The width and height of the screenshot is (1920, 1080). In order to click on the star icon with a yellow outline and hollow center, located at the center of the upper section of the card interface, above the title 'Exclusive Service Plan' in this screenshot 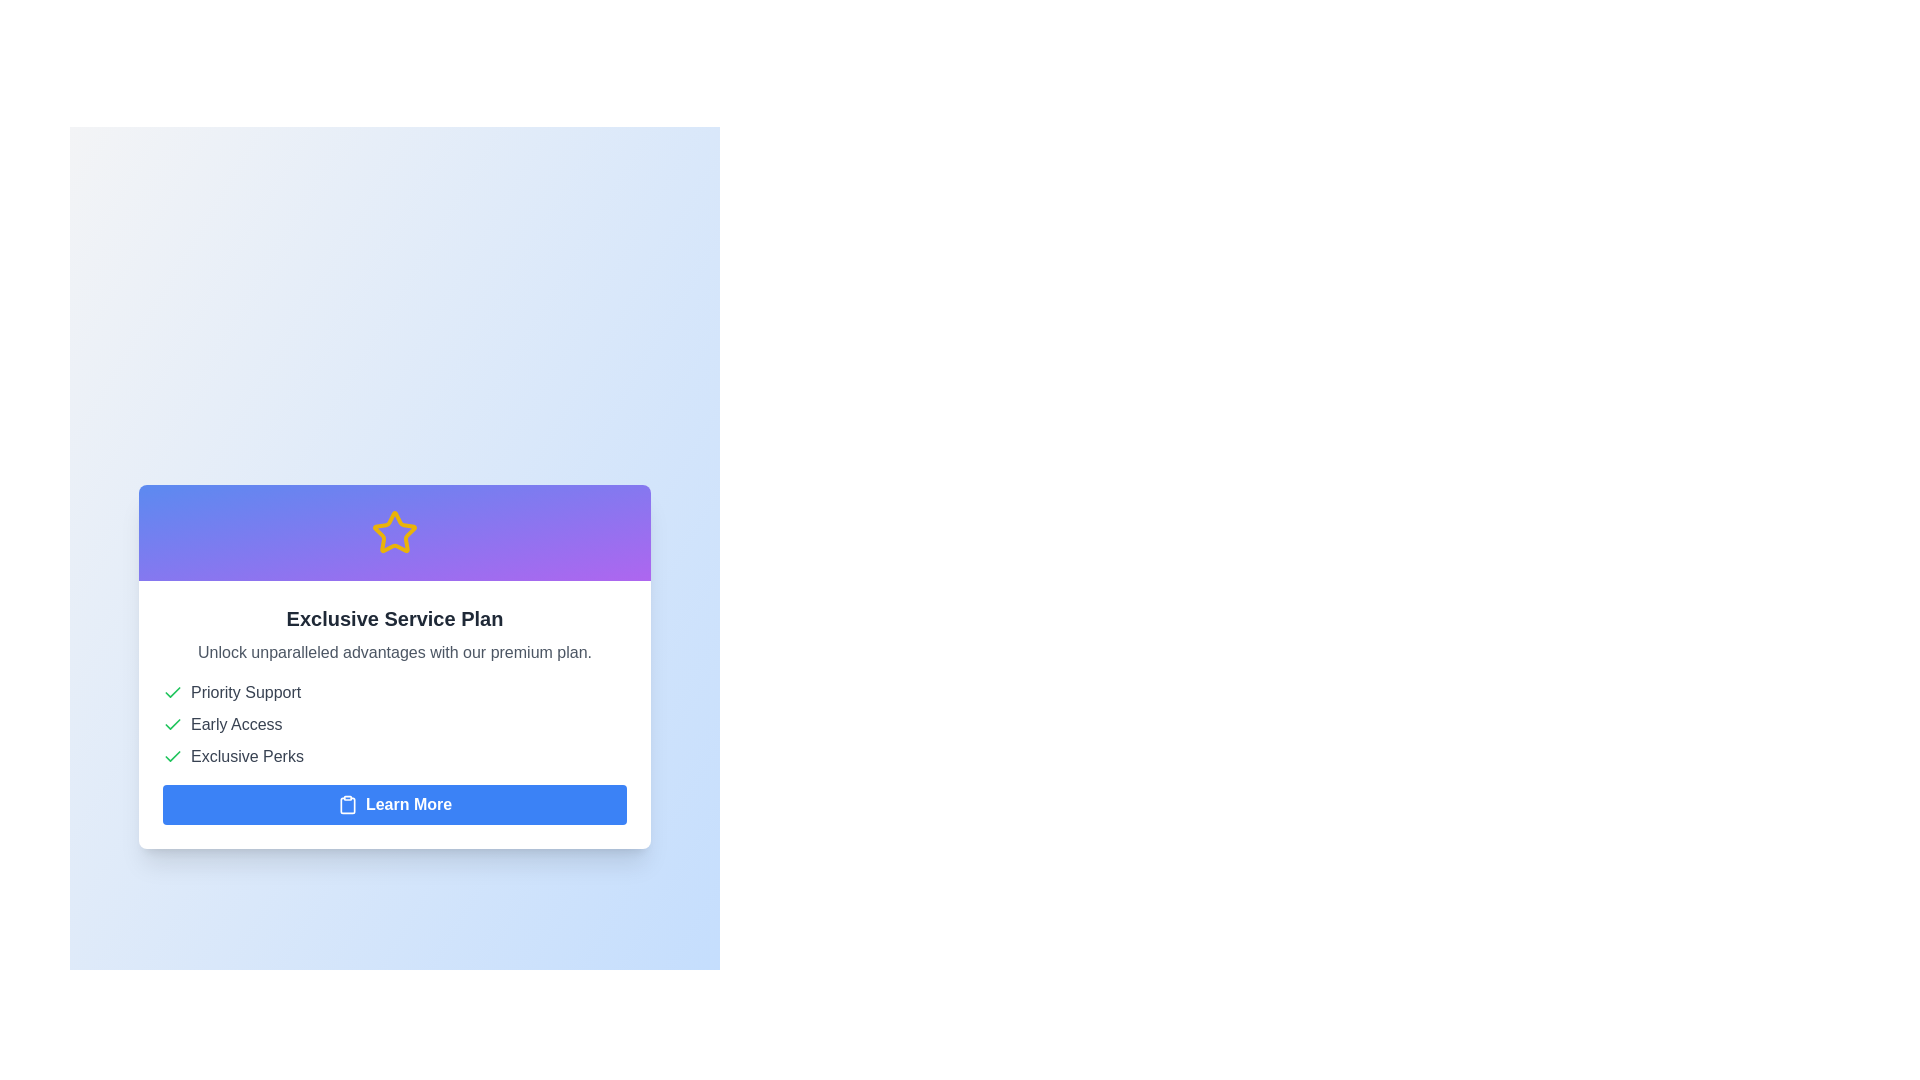, I will do `click(394, 531)`.